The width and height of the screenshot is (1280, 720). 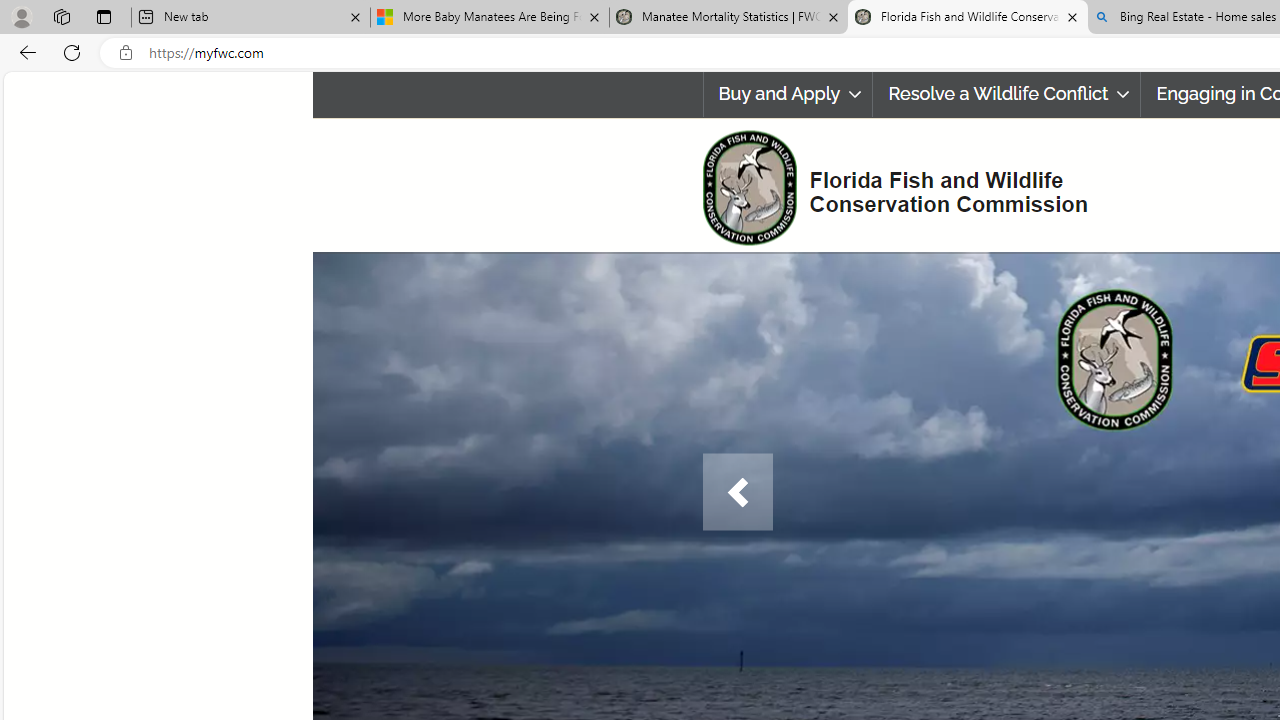 I want to click on 'FWC Logo Florida Fish and Wildlife Conservation Commission', so click(x=886, y=185).